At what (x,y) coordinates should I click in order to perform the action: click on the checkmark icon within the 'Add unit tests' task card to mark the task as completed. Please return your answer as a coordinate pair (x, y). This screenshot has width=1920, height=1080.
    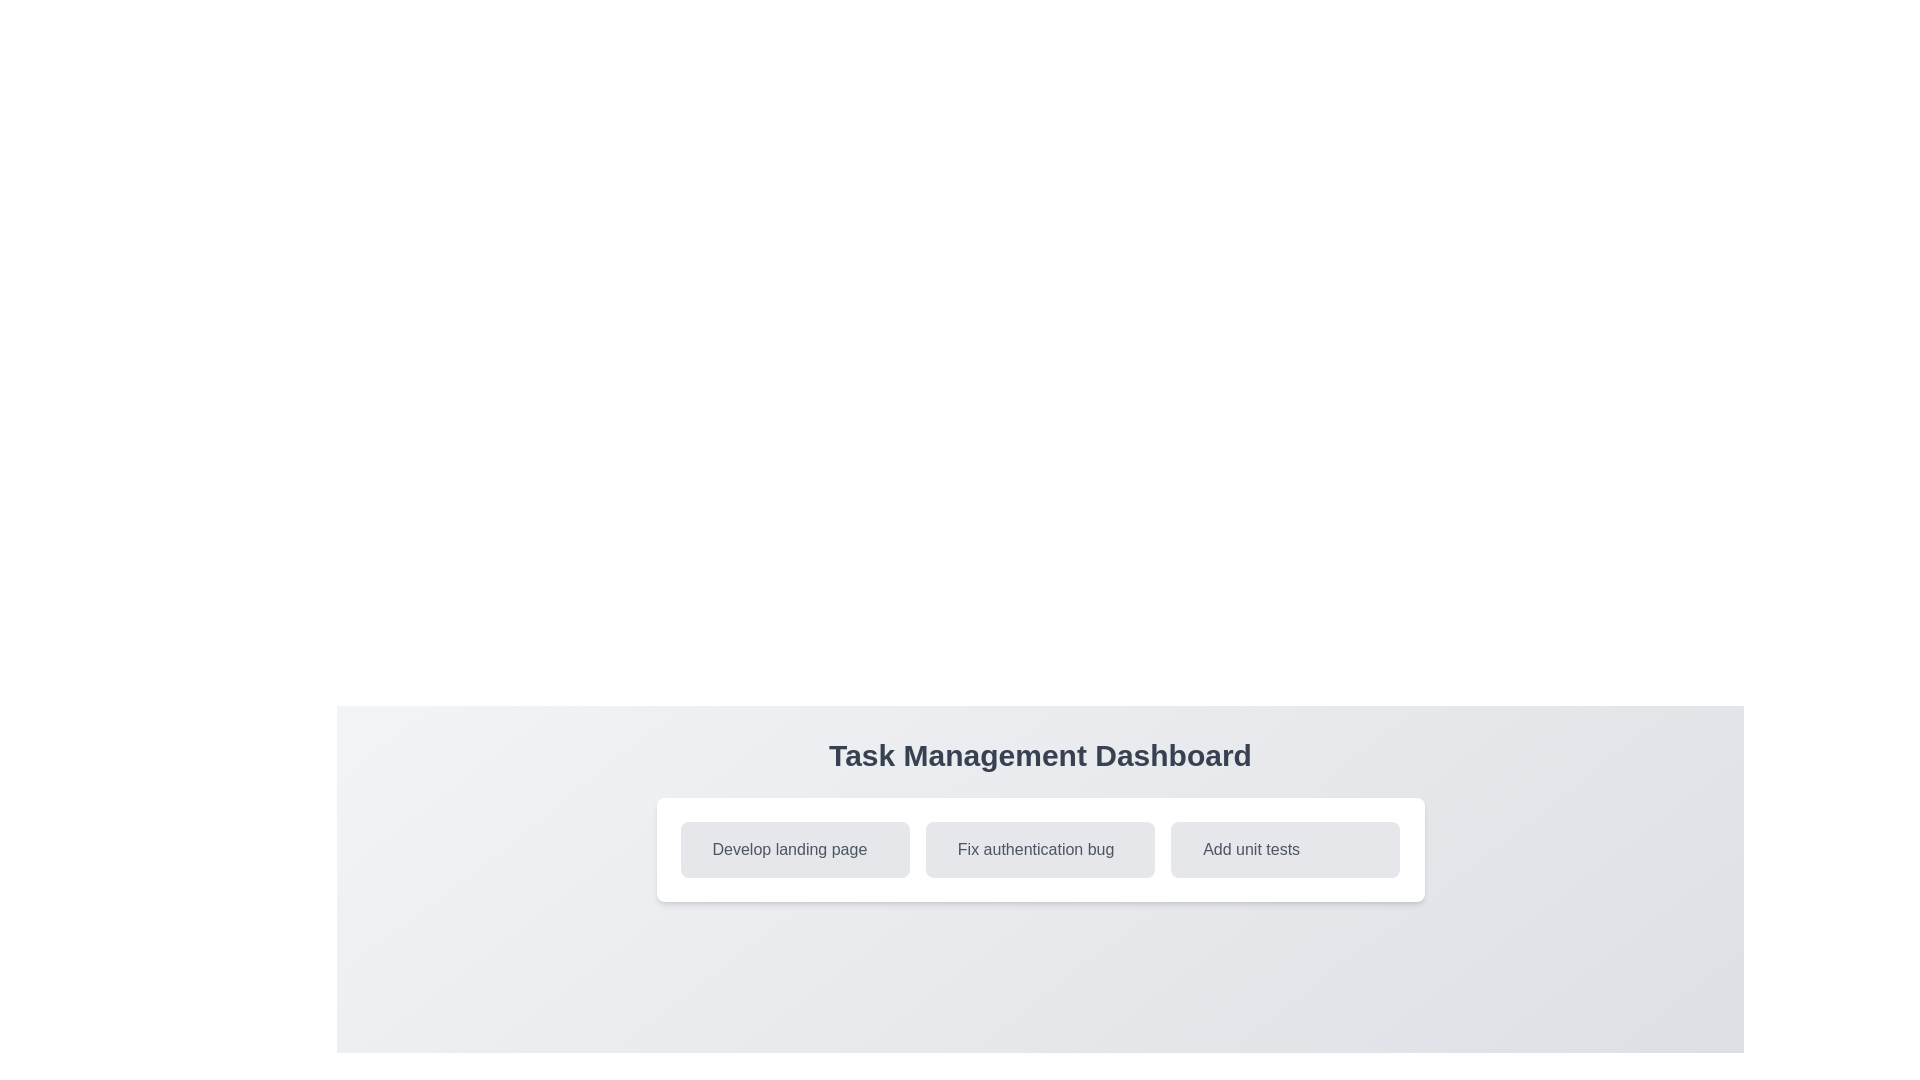
    Looking at the image, I should click on (1199, 849).